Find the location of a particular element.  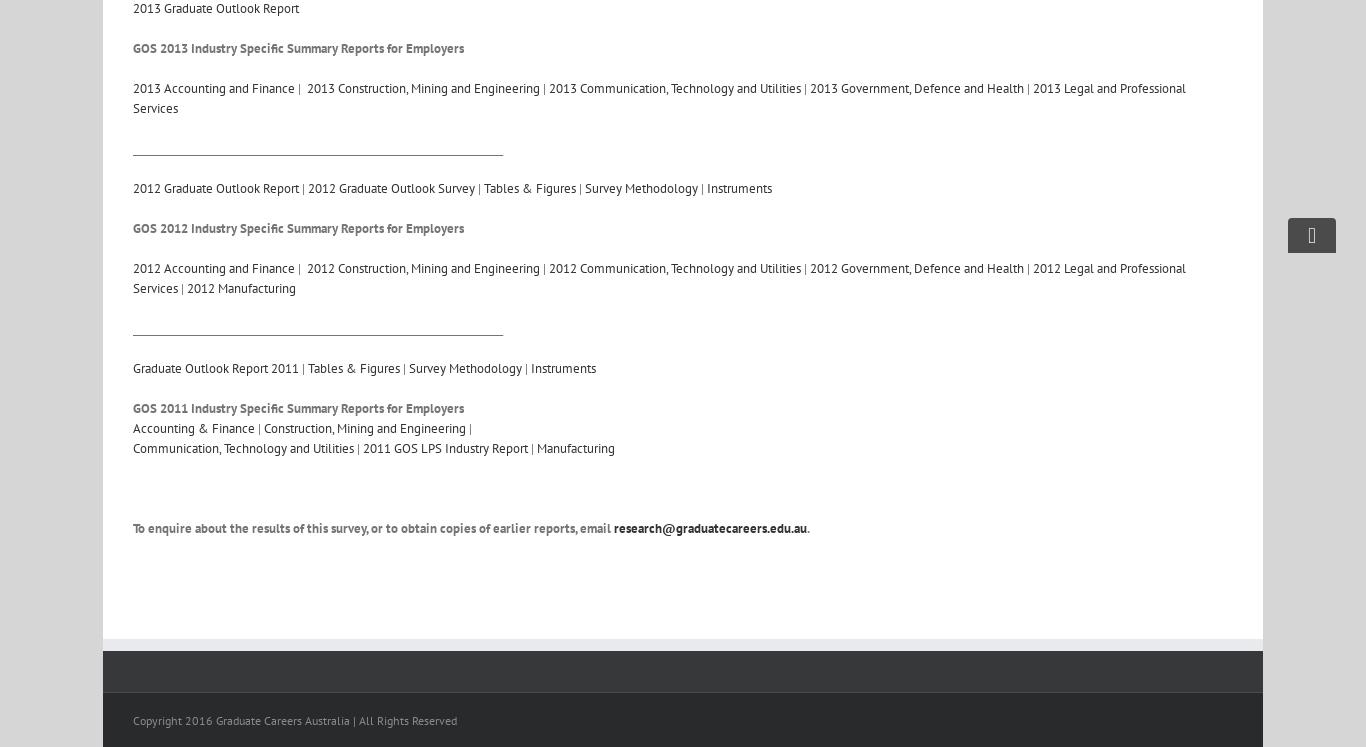

'2012 Graduate Outlook Survey' is located at coordinates (390, 188).